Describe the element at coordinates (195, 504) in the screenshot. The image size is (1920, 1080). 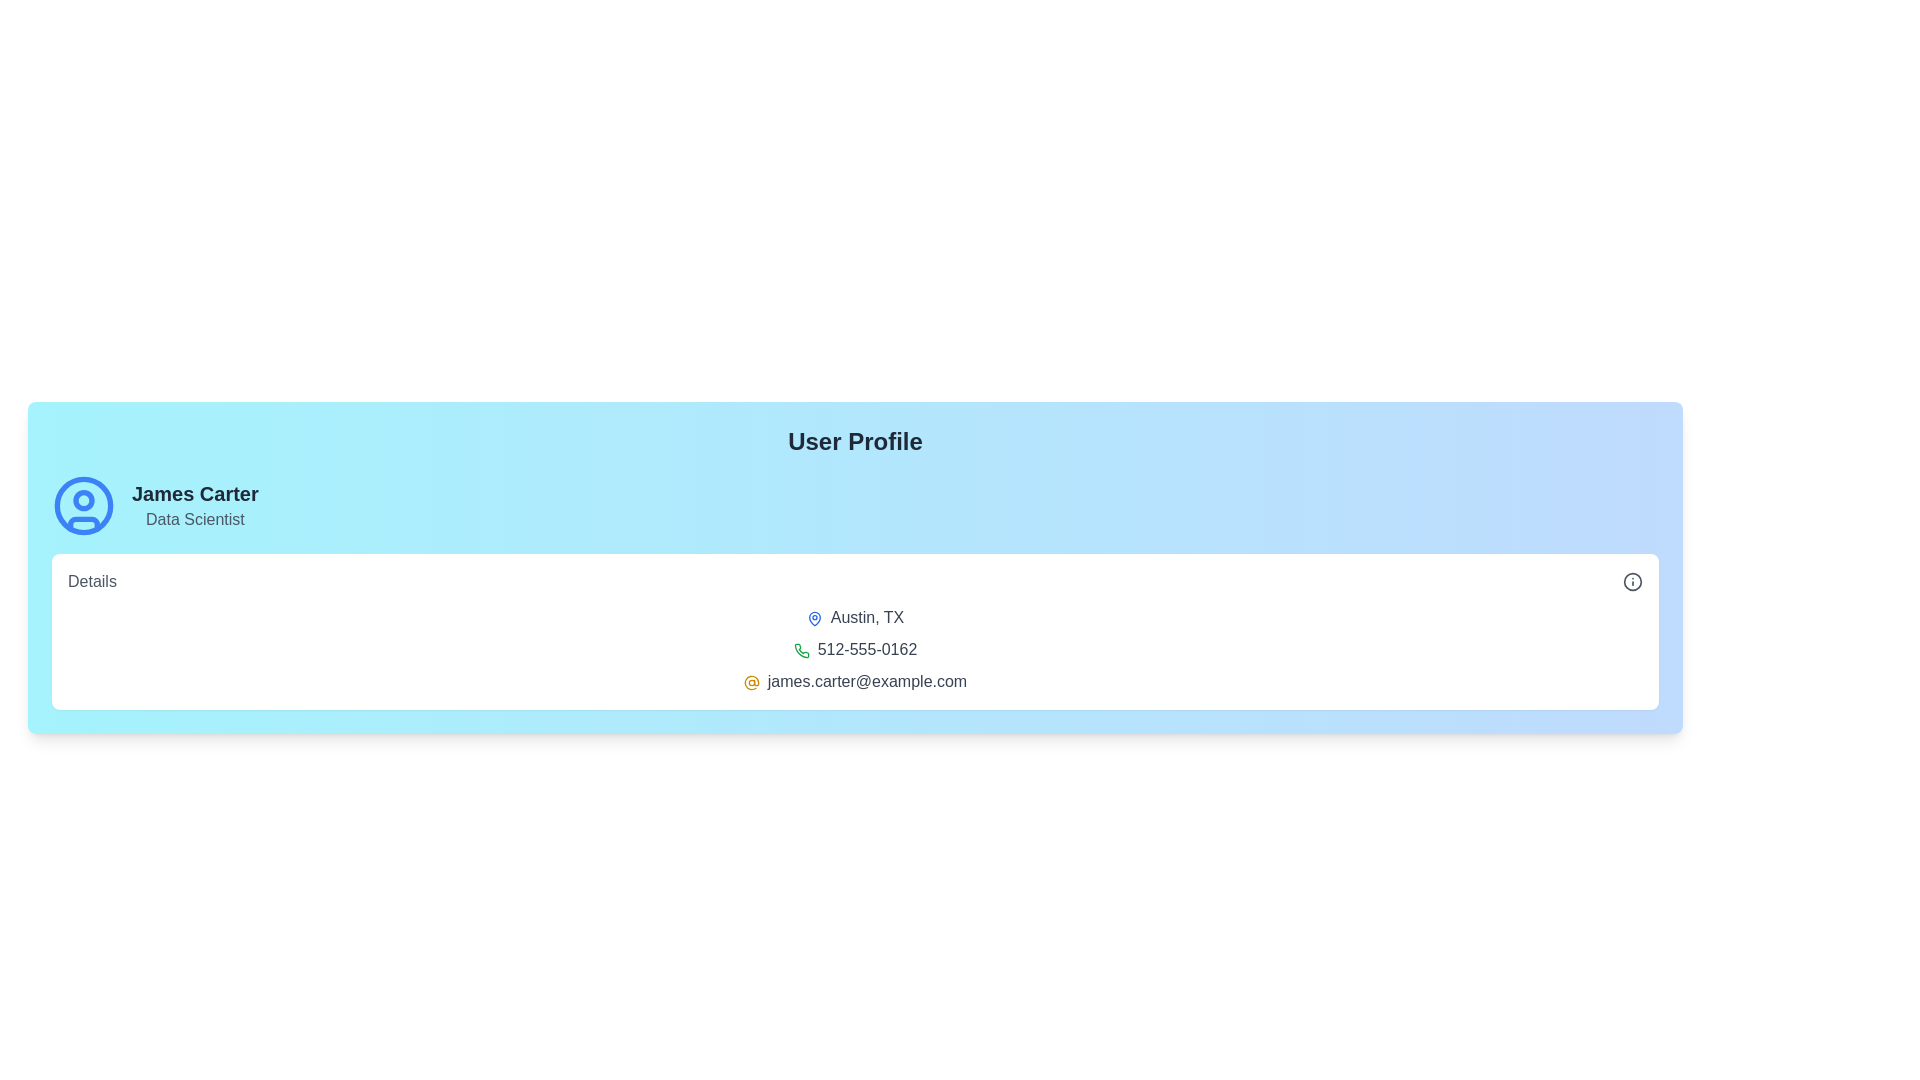
I see `labeled text block containing the user's name 'James Carter' and title 'Data Scientist', which is positioned to the right of a circular user icon` at that location.